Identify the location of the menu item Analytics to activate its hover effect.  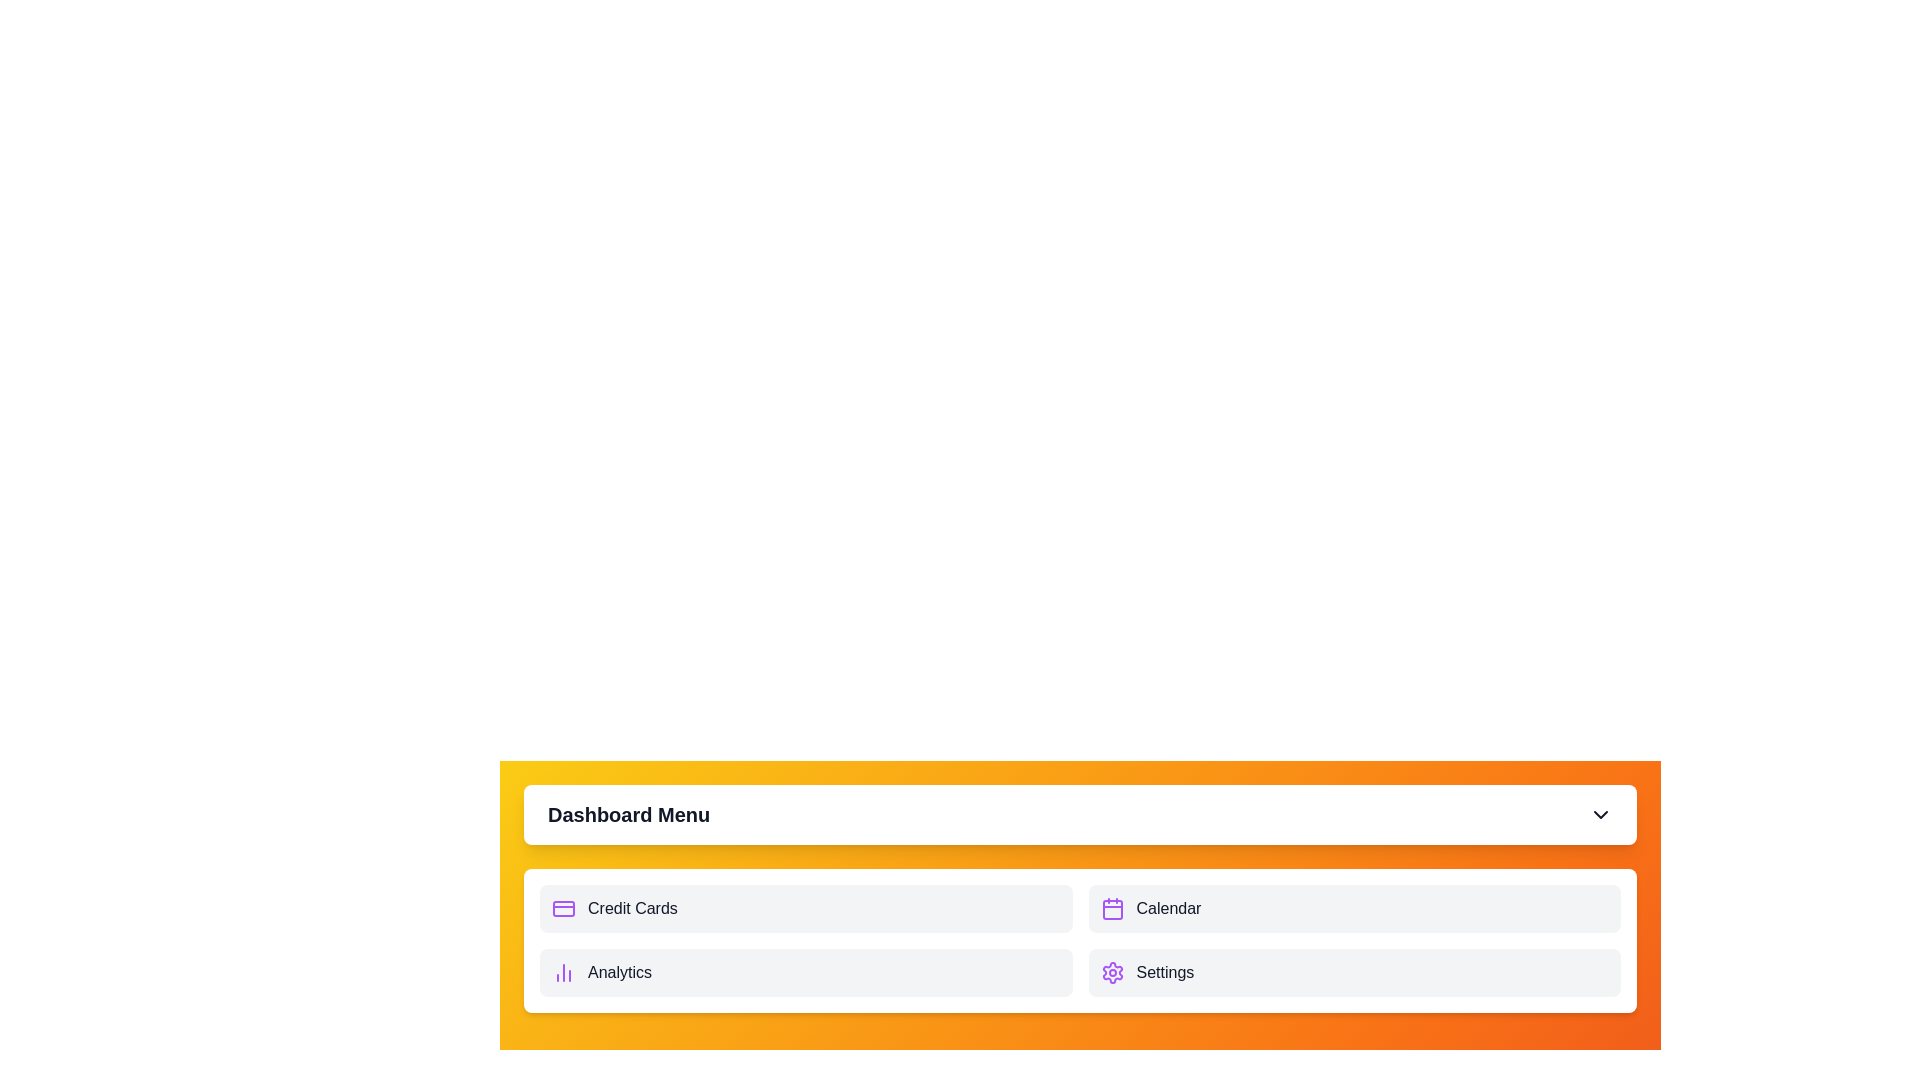
(806, 971).